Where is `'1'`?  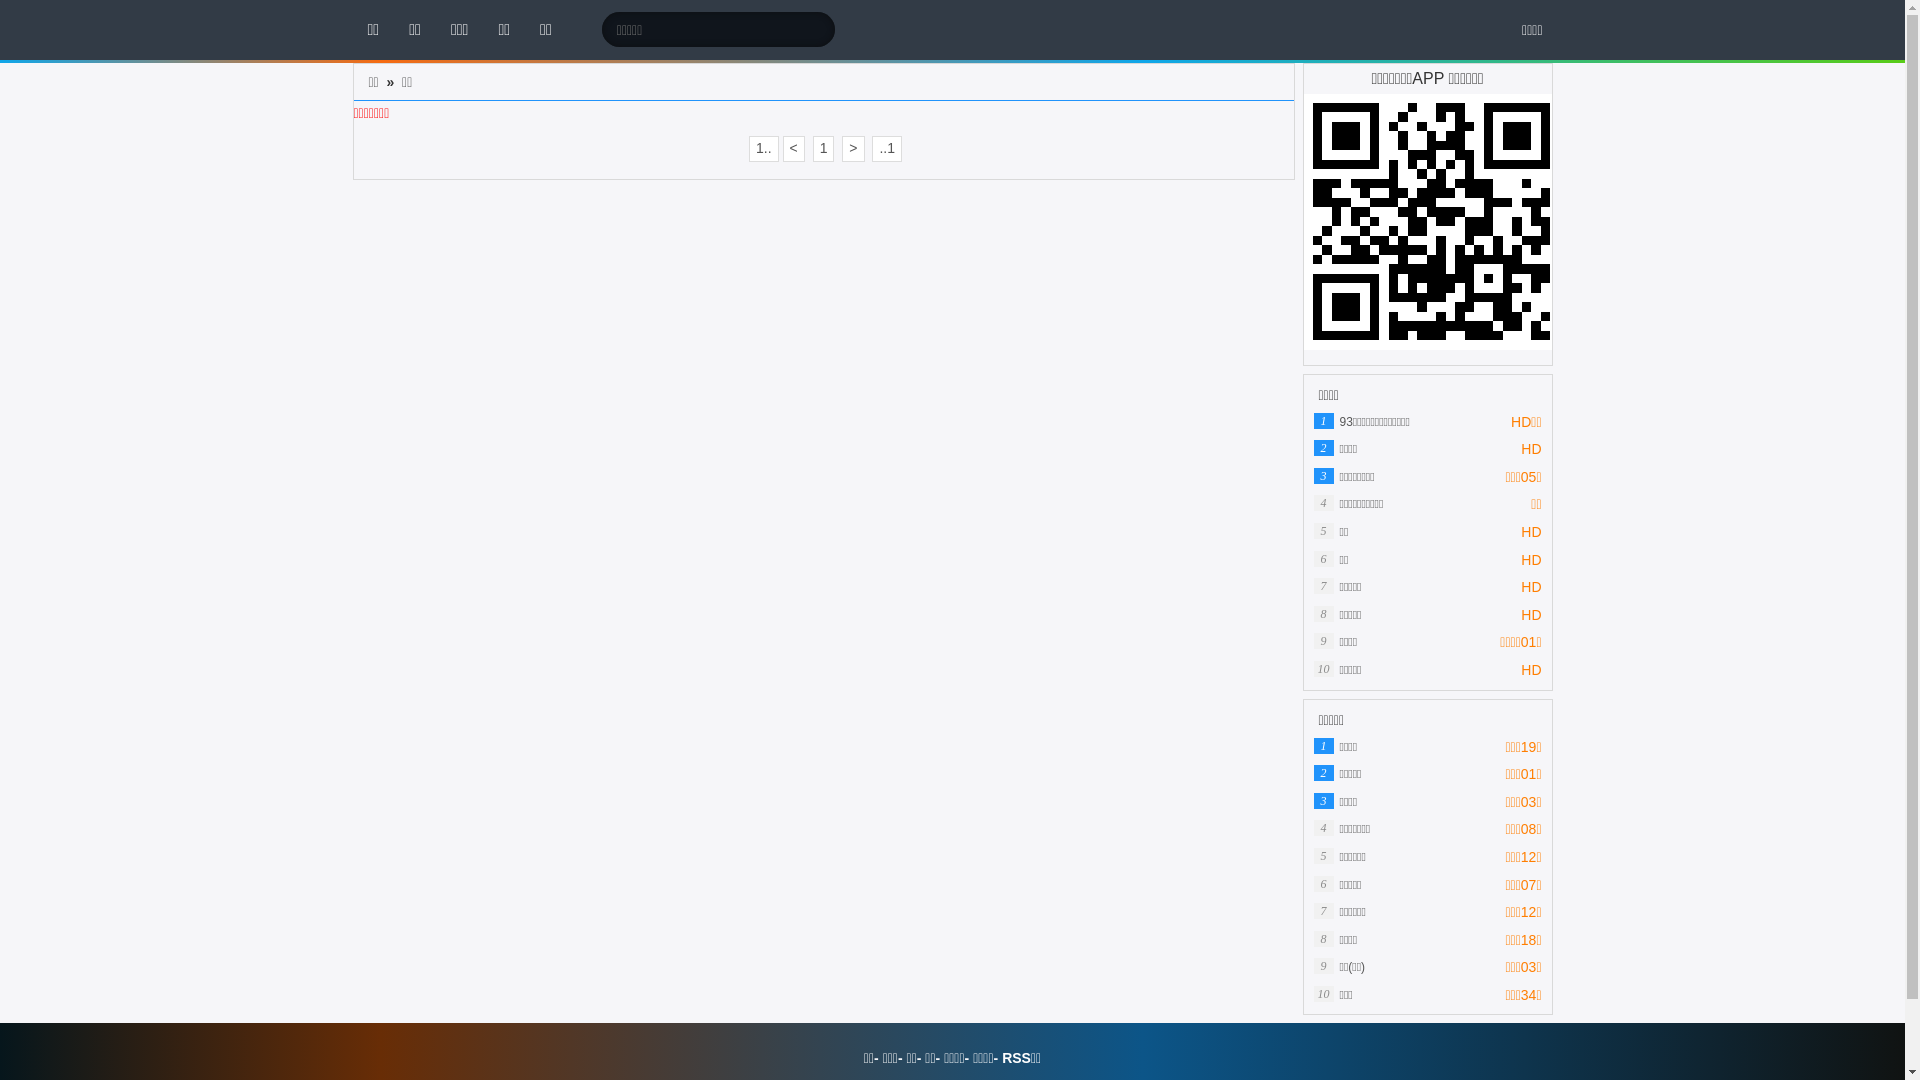 '1' is located at coordinates (812, 148).